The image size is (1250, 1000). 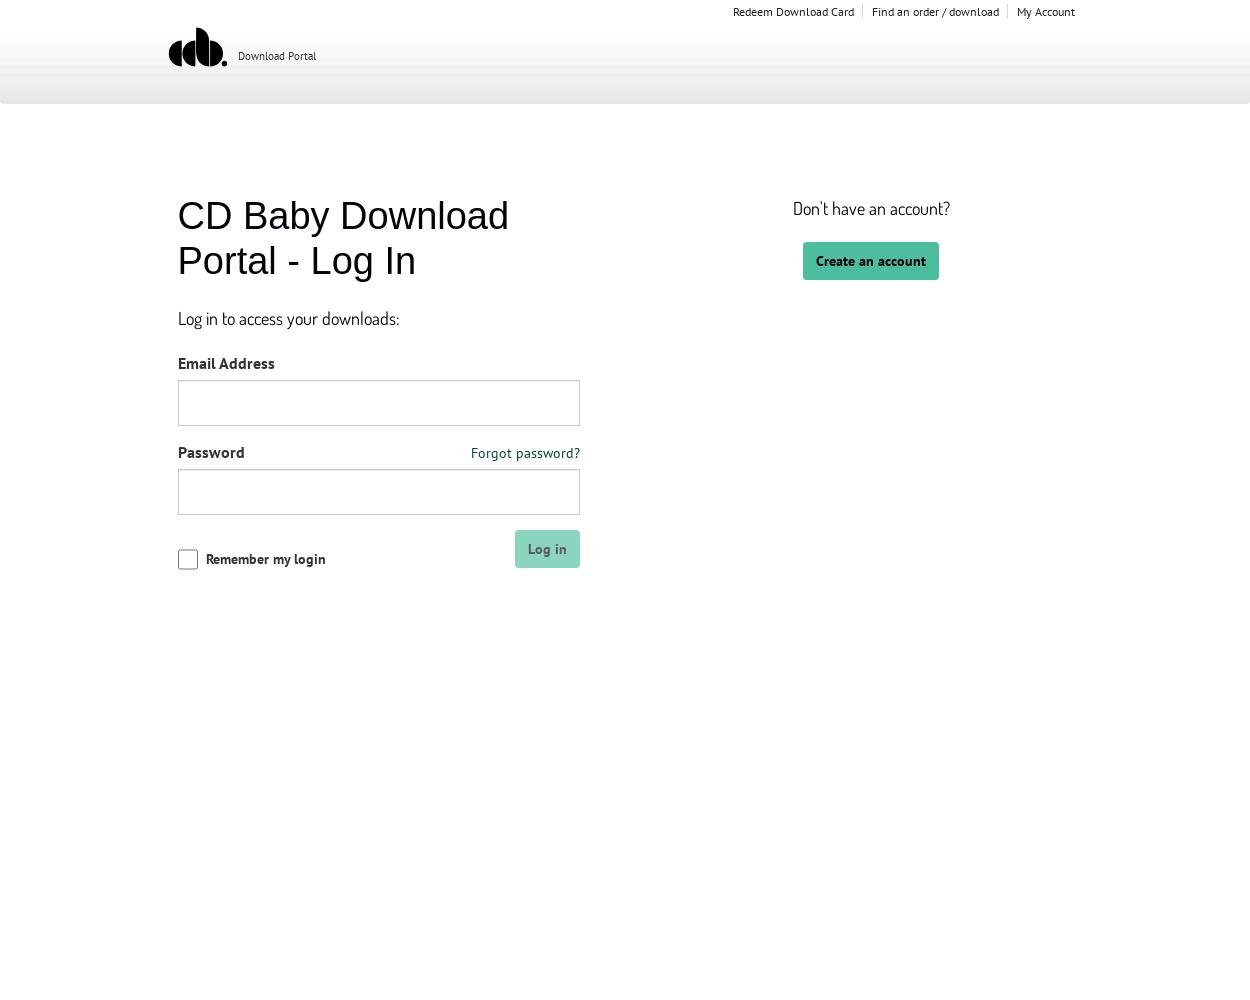 What do you see at coordinates (204, 559) in the screenshot?
I see `'Remember my login'` at bounding box center [204, 559].